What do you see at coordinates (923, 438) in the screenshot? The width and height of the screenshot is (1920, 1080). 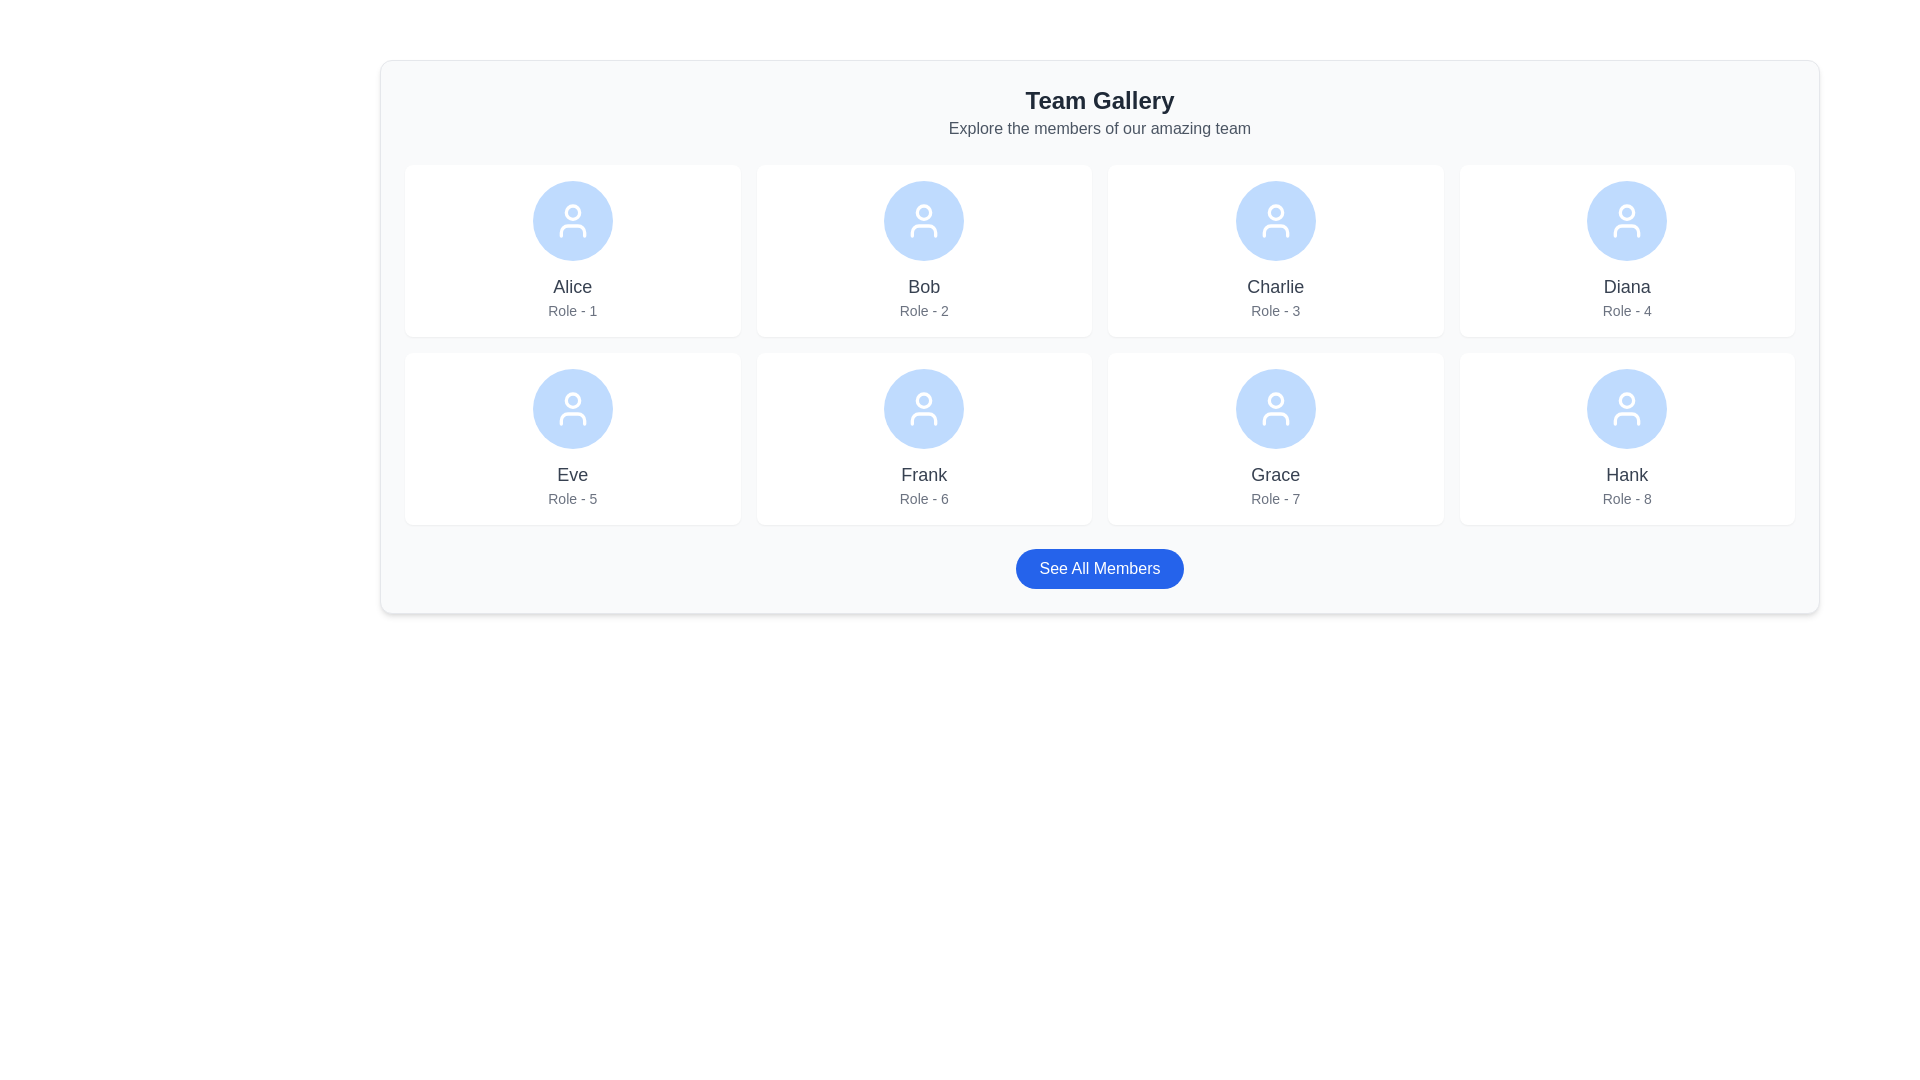 I see `the profile card UI component displaying the name 'Frank' and role 'Role - 6', located in the second row, third from the left in a 2x4 grid` at bounding box center [923, 438].